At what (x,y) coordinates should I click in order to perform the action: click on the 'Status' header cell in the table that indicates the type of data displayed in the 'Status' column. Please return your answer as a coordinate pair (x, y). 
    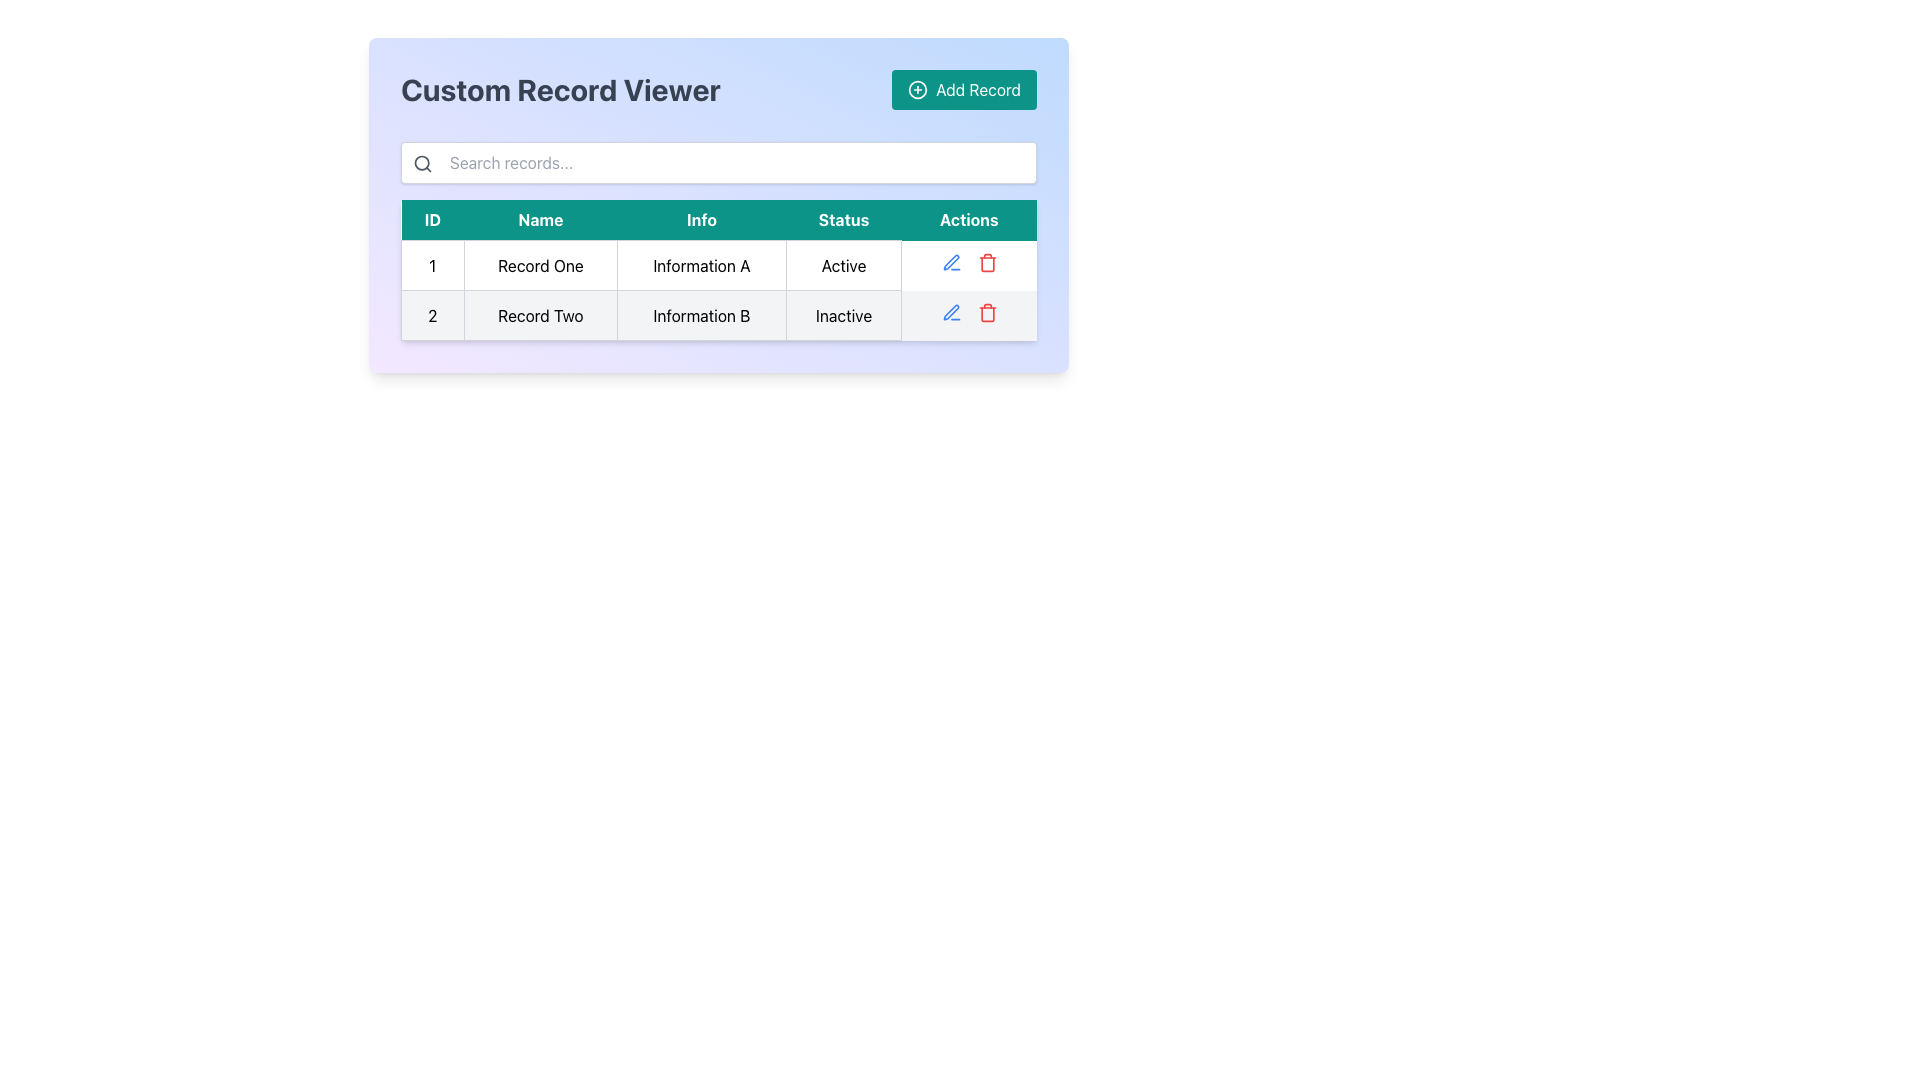
    Looking at the image, I should click on (844, 220).